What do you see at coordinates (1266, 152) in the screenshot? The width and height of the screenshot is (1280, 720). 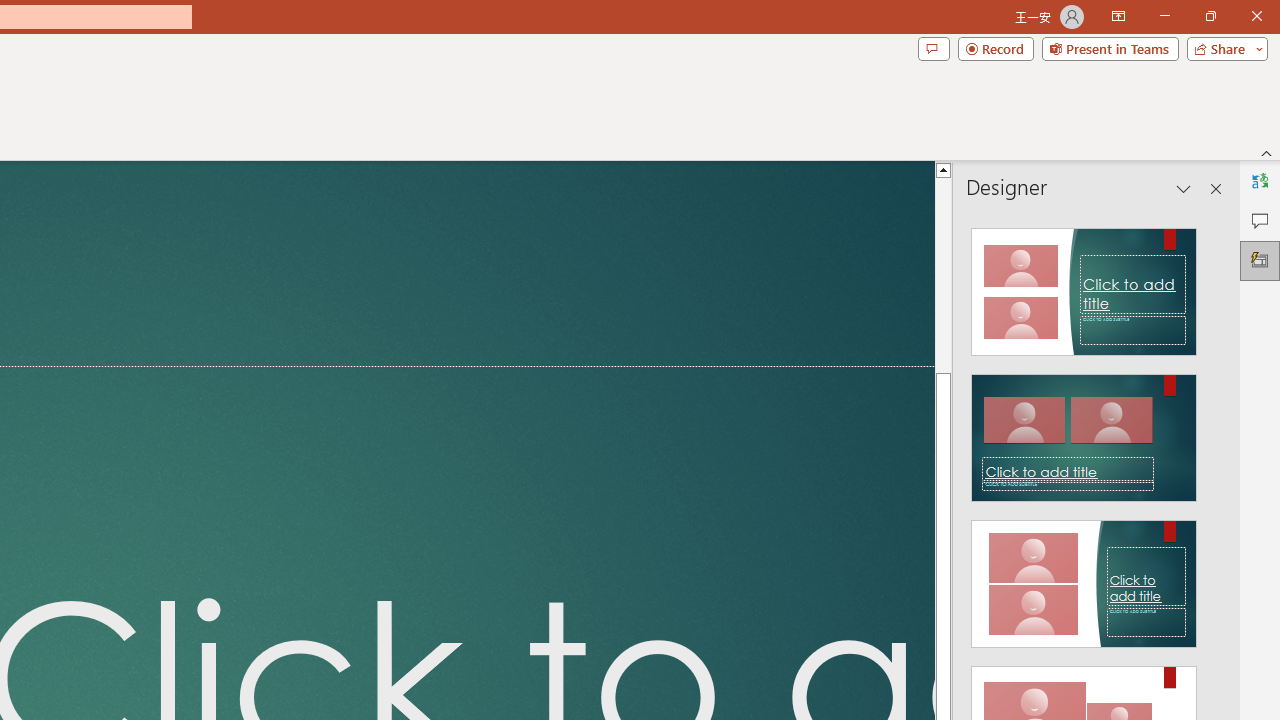 I see `'Collapse the Ribbon'` at bounding box center [1266, 152].